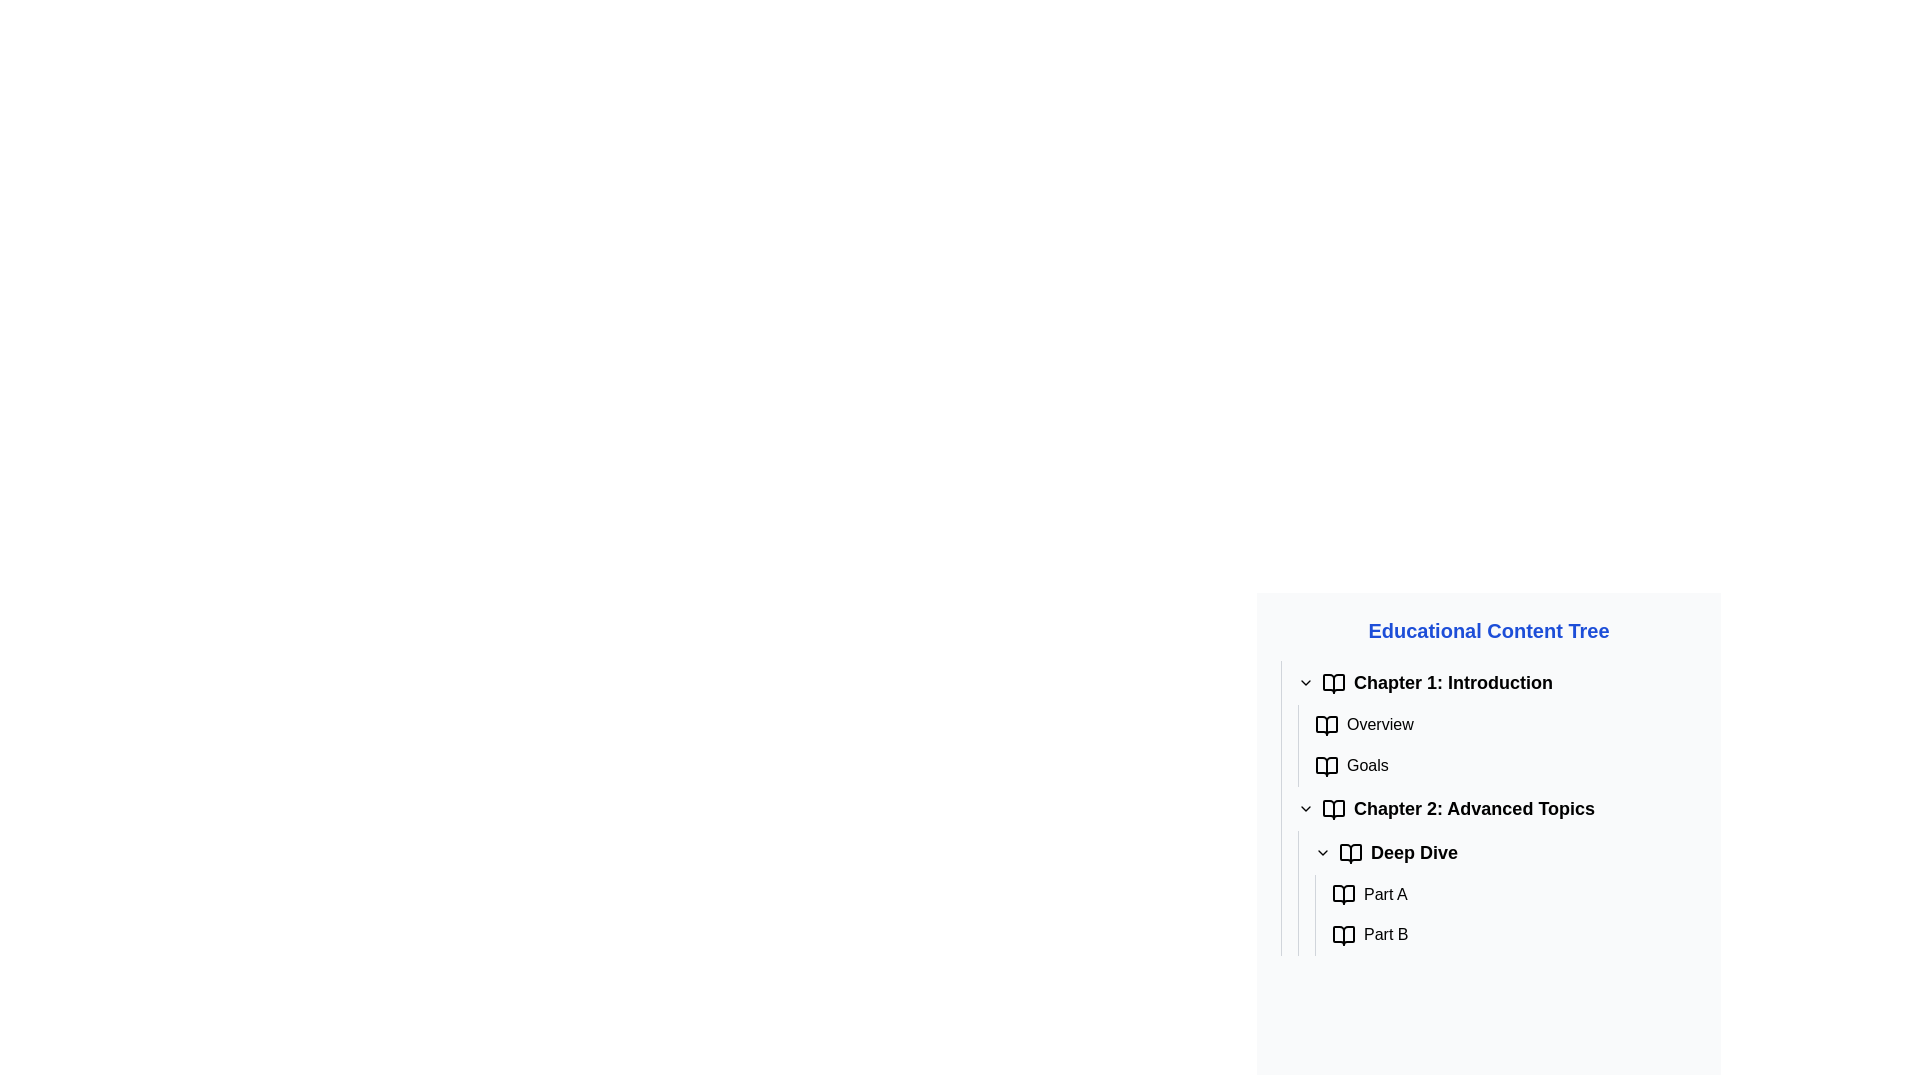 The image size is (1920, 1080). I want to click on the Toggle icon (downward chevron) located at the leftmost side of the row for 'Chapter 1: Introduction', so click(1305, 681).